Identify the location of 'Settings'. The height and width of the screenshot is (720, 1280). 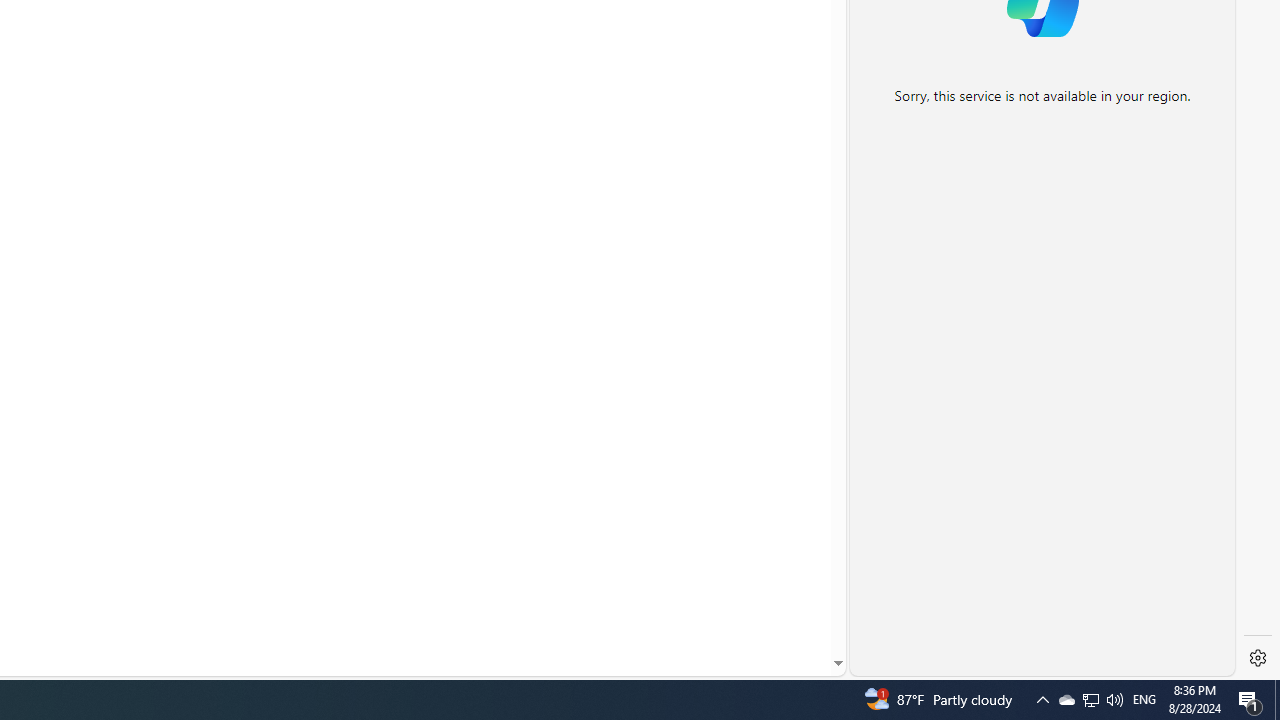
(1257, 658).